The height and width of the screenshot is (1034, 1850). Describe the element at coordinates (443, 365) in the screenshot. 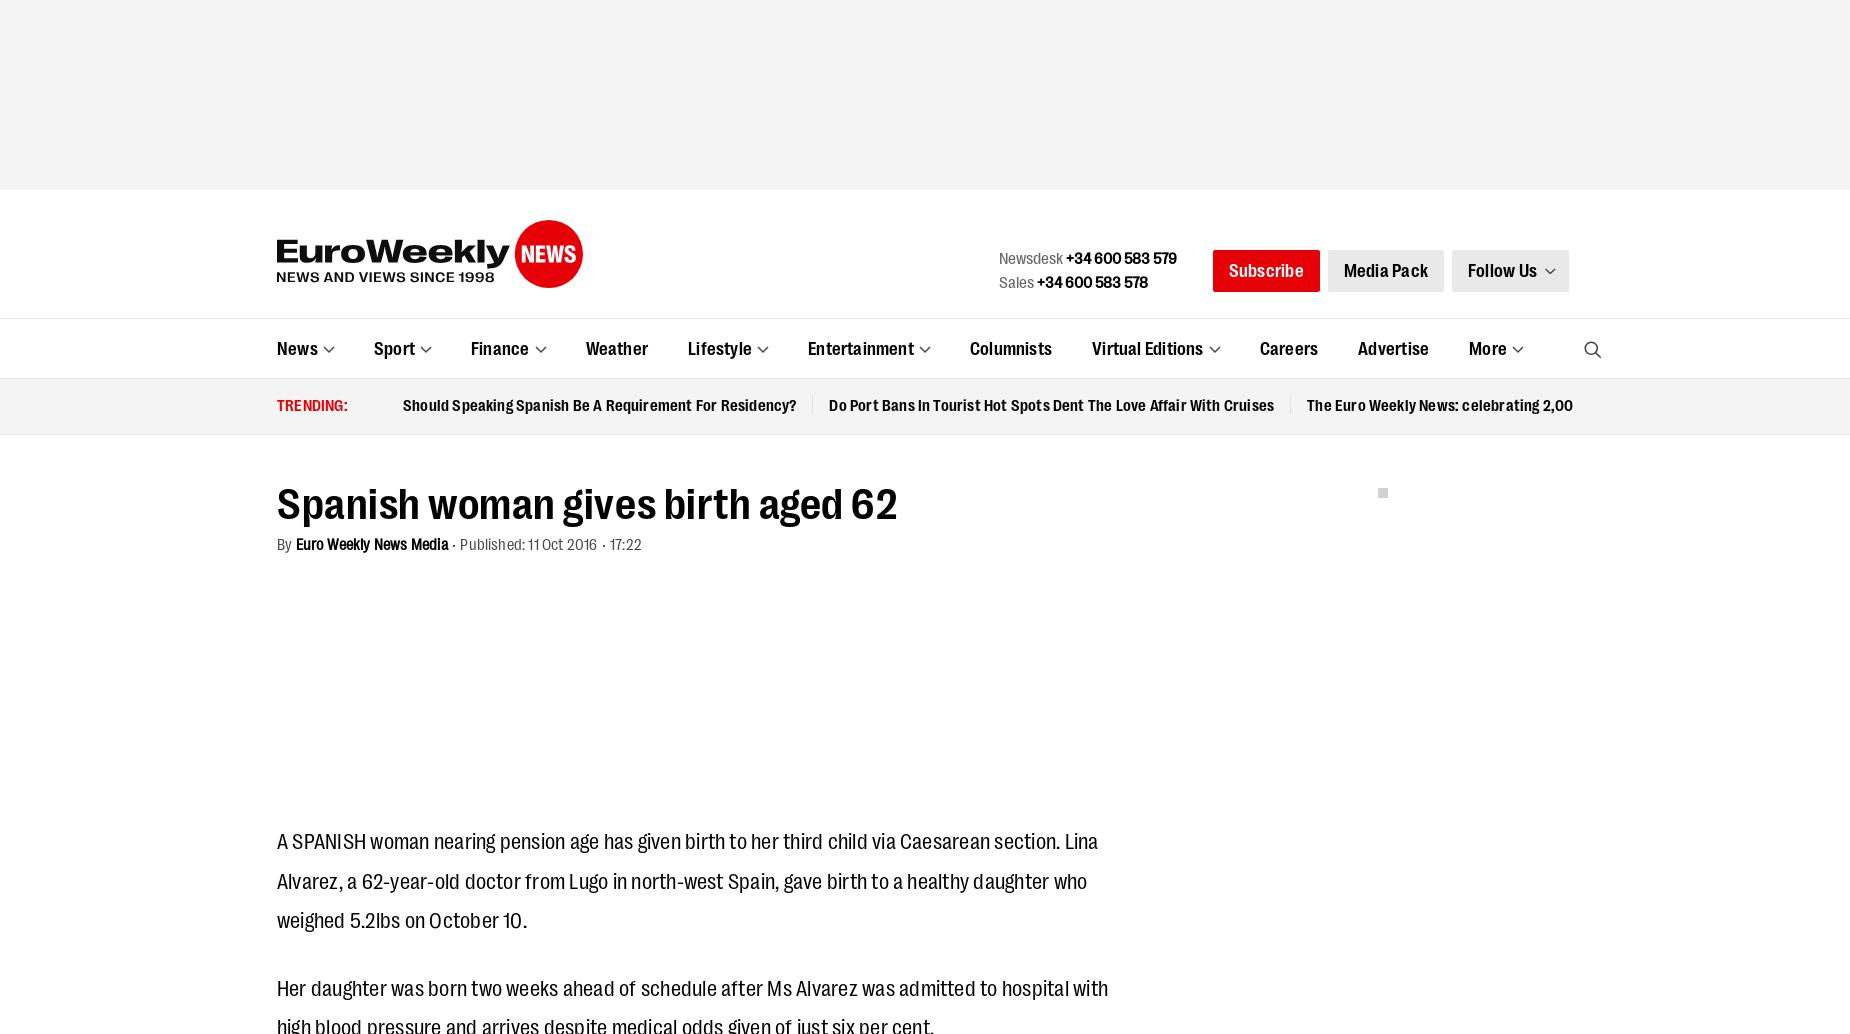

I see `'Written by'` at that location.